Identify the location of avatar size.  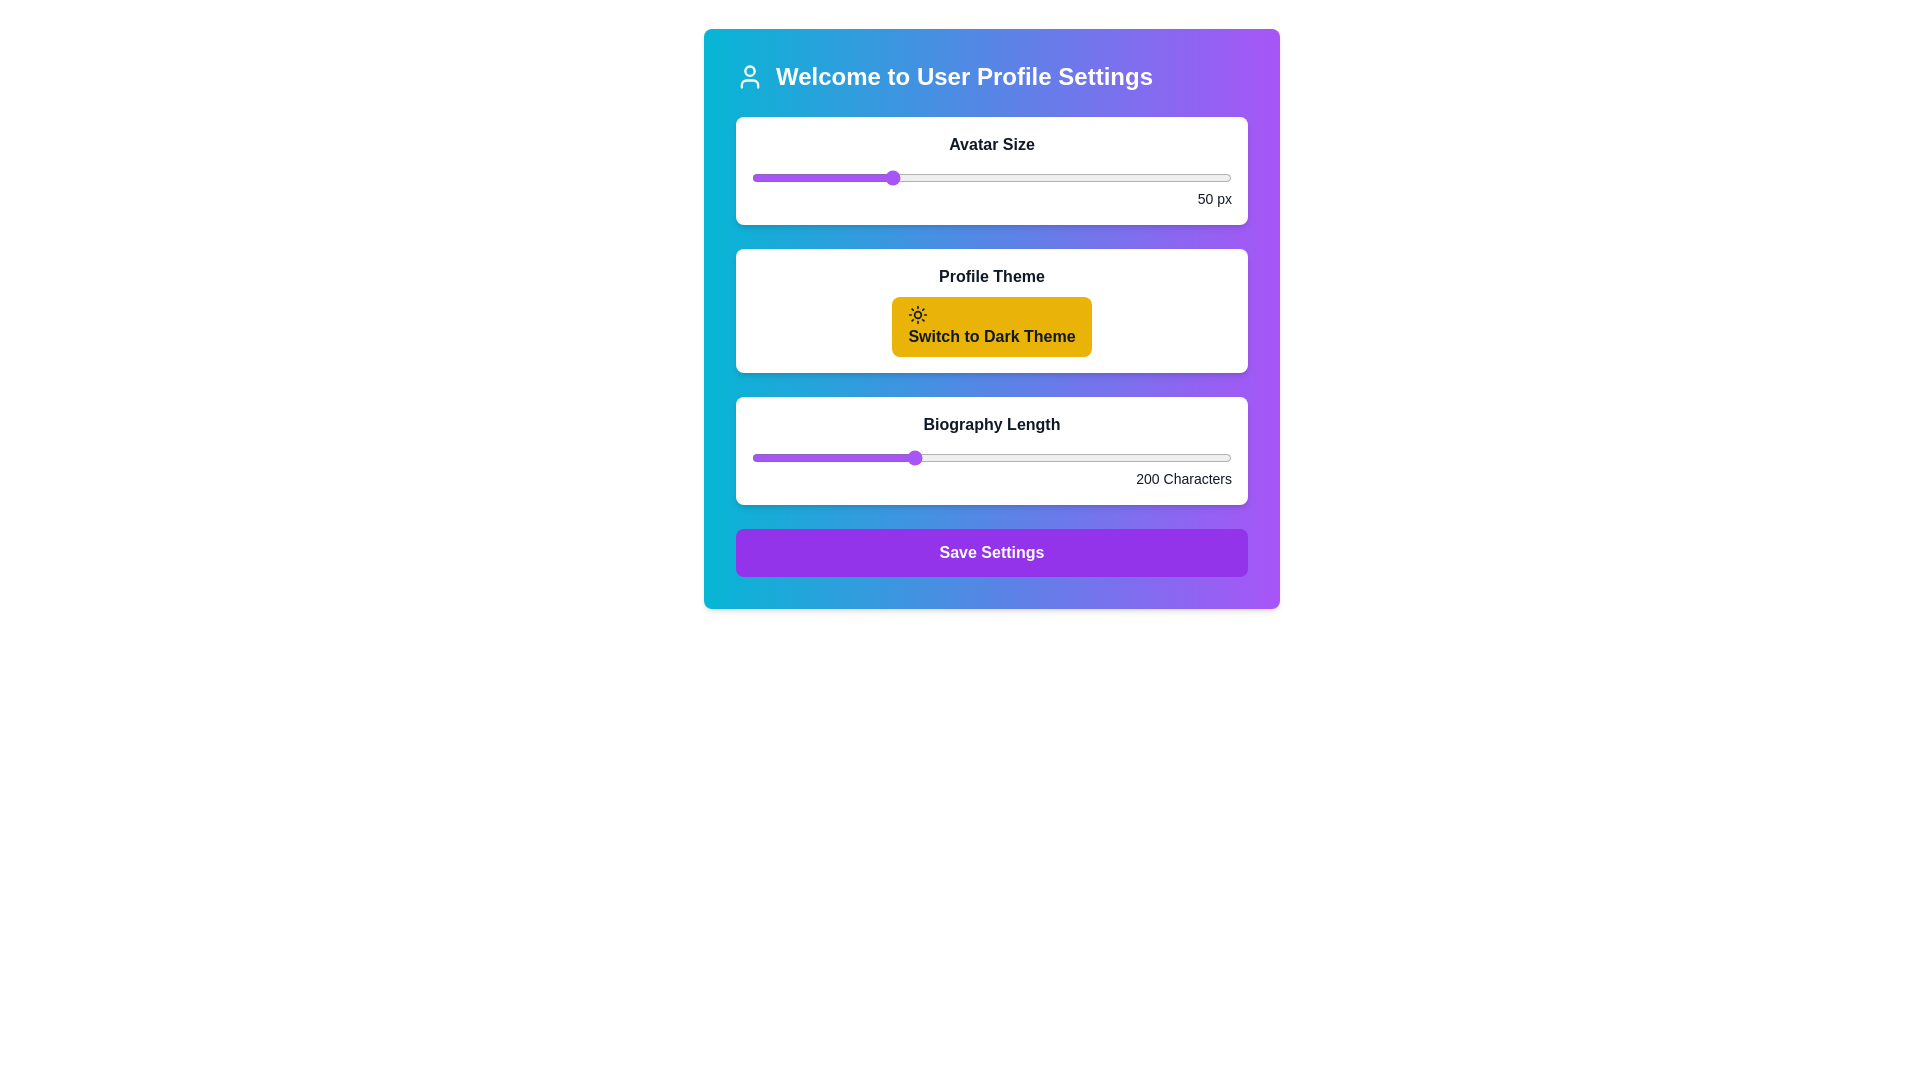
(771, 176).